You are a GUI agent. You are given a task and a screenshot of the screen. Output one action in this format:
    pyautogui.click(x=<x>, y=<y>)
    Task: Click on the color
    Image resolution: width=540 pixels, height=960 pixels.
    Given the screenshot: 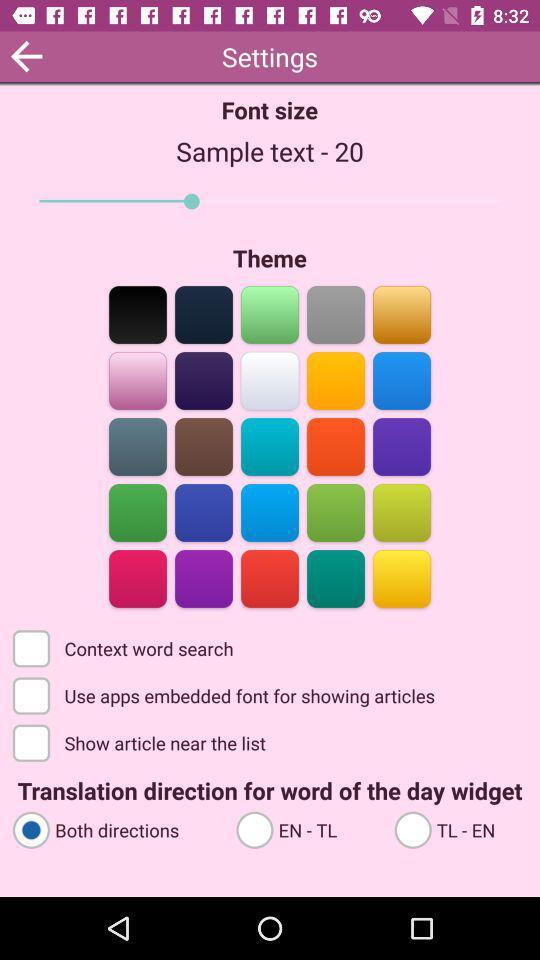 What is the action you would take?
    pyautogui.click(x=401, y=510)
    